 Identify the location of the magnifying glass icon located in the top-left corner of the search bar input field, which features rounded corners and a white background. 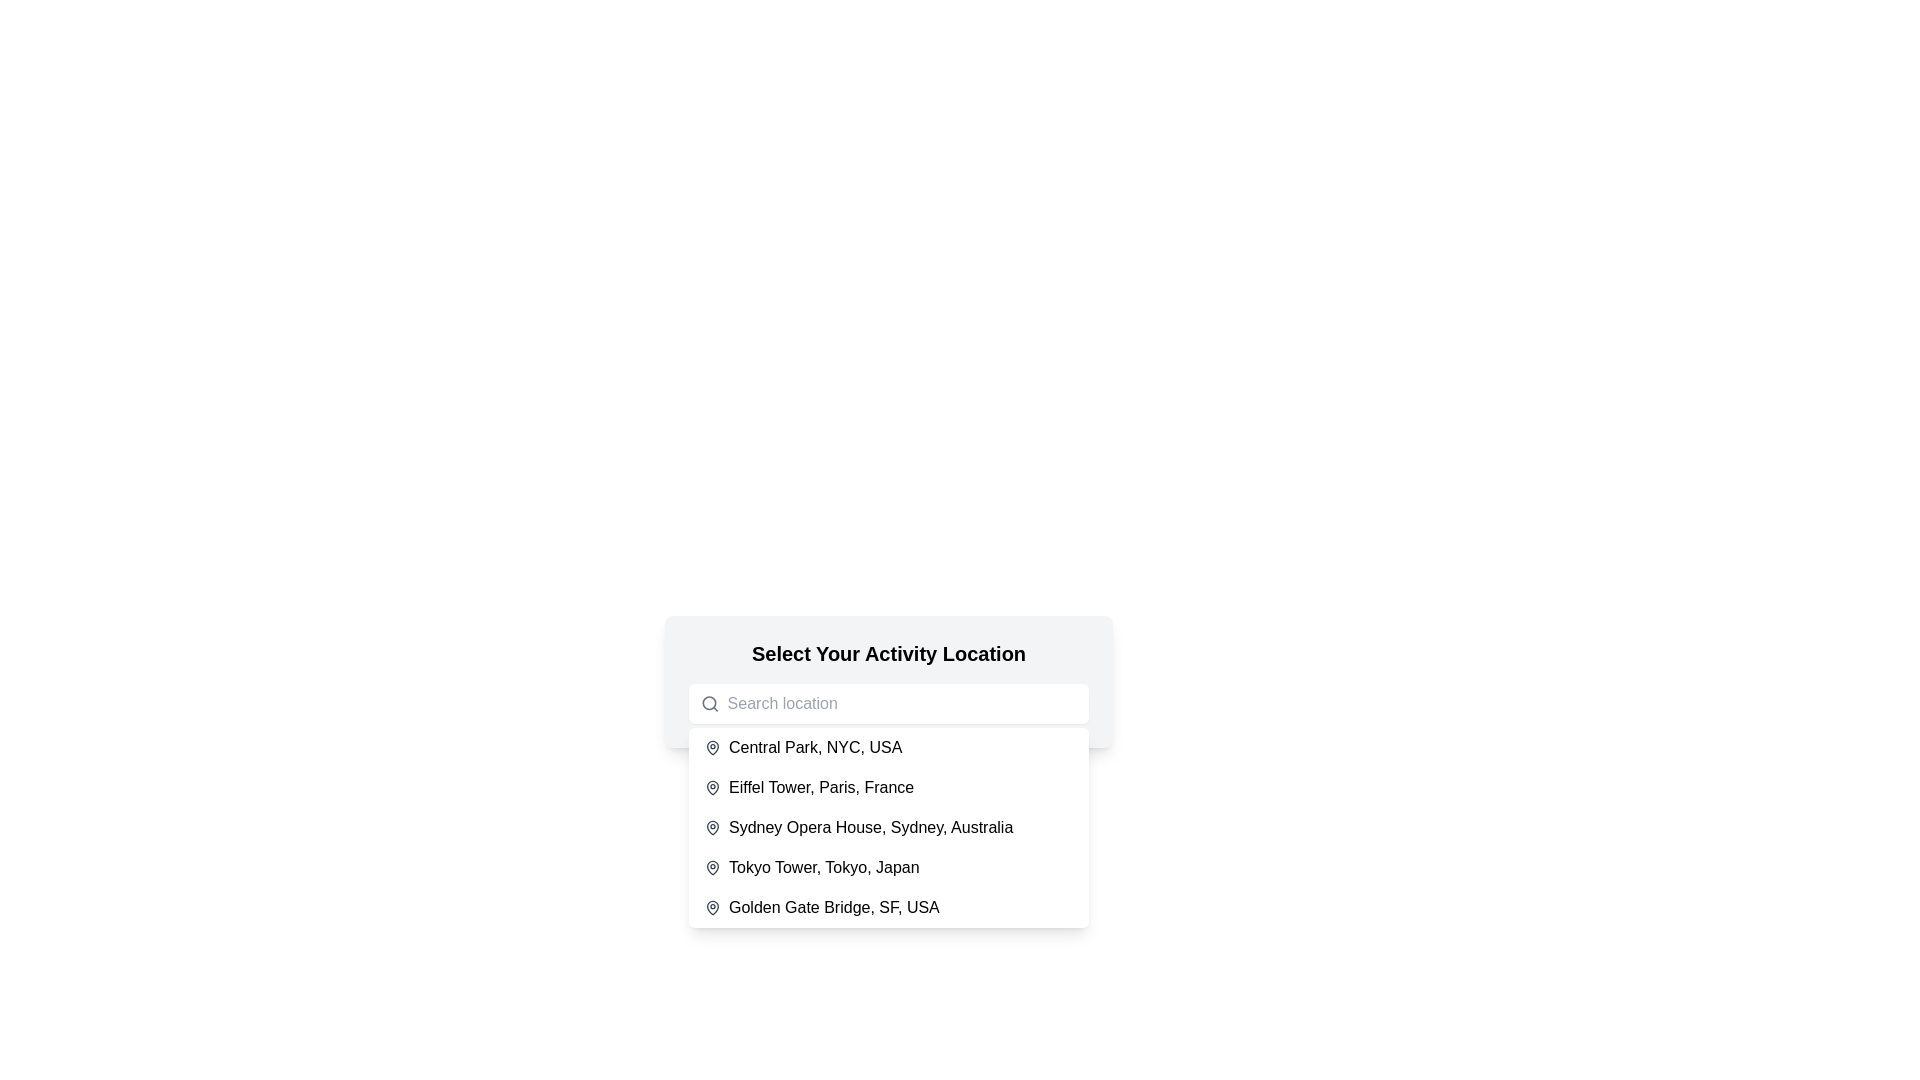
(710, 703).